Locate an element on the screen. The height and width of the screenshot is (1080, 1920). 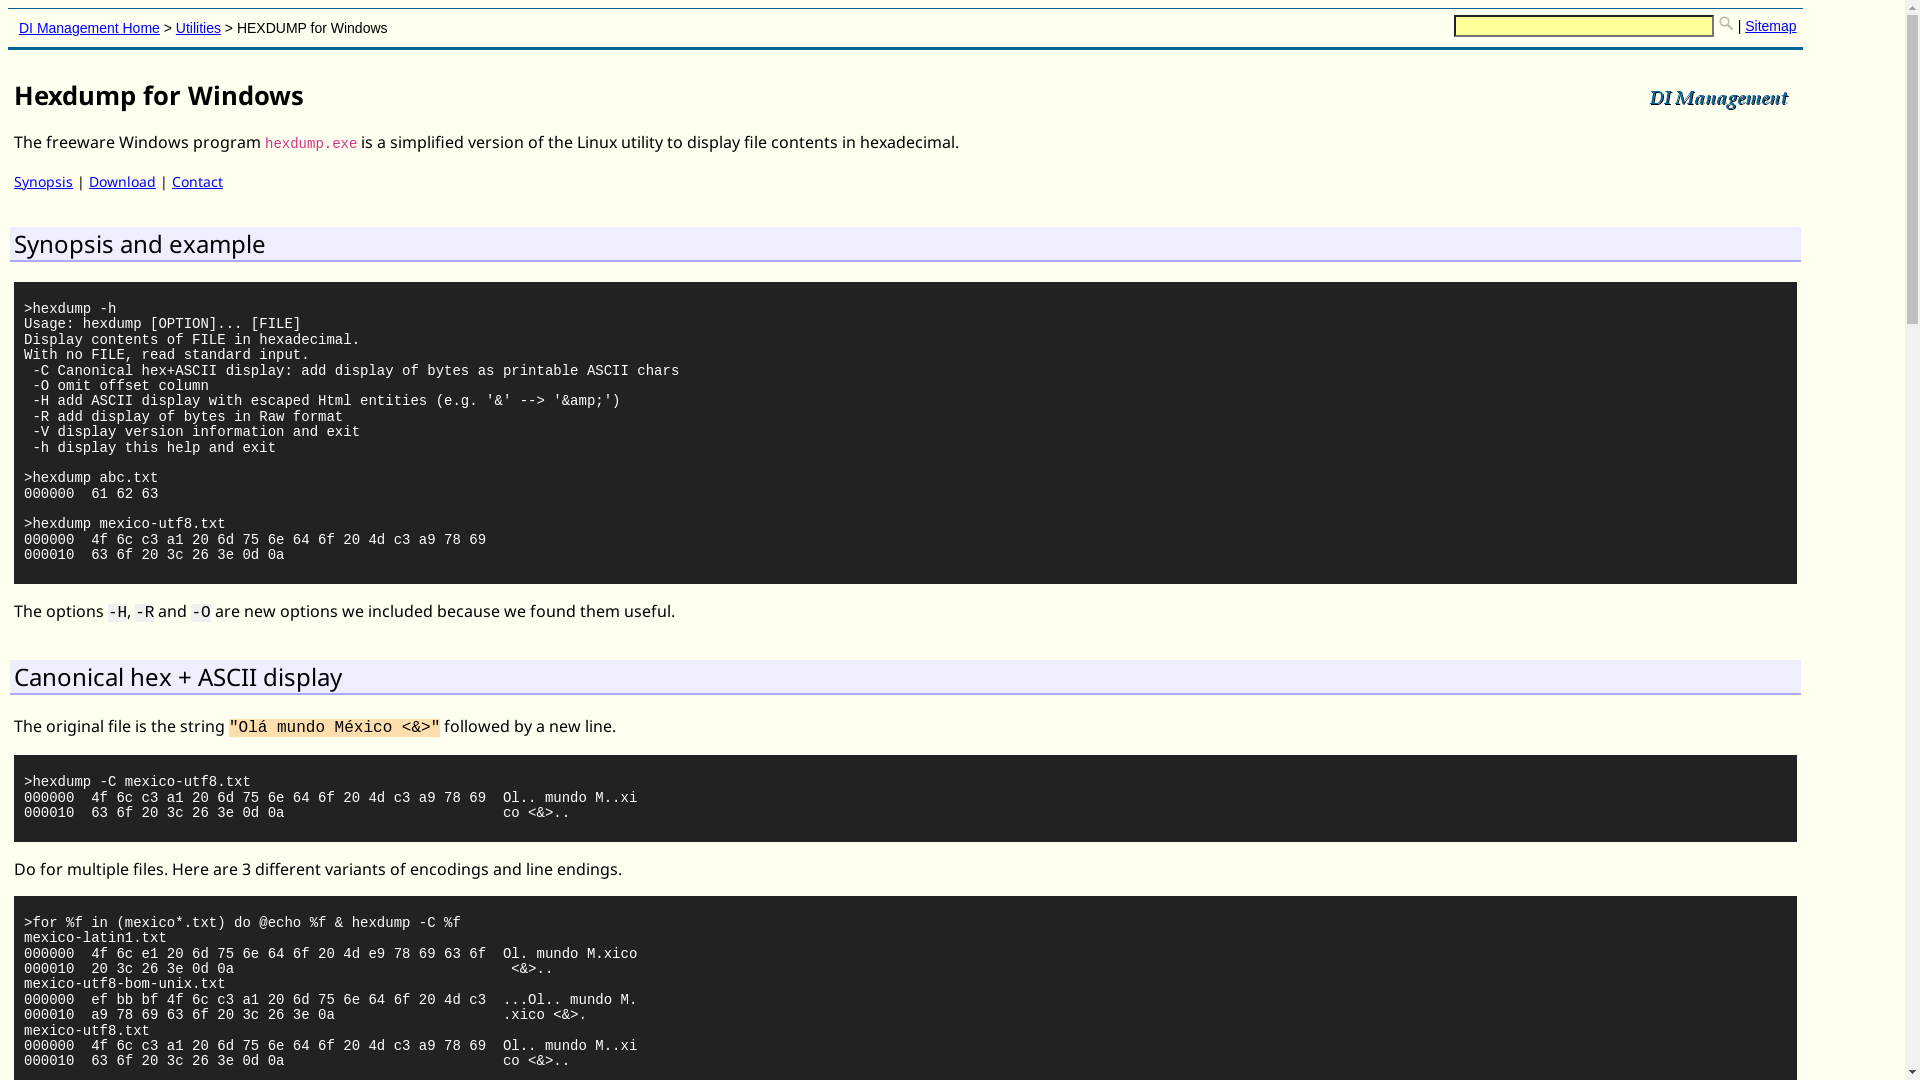
'Contact' is located at coordinates (197, 181).